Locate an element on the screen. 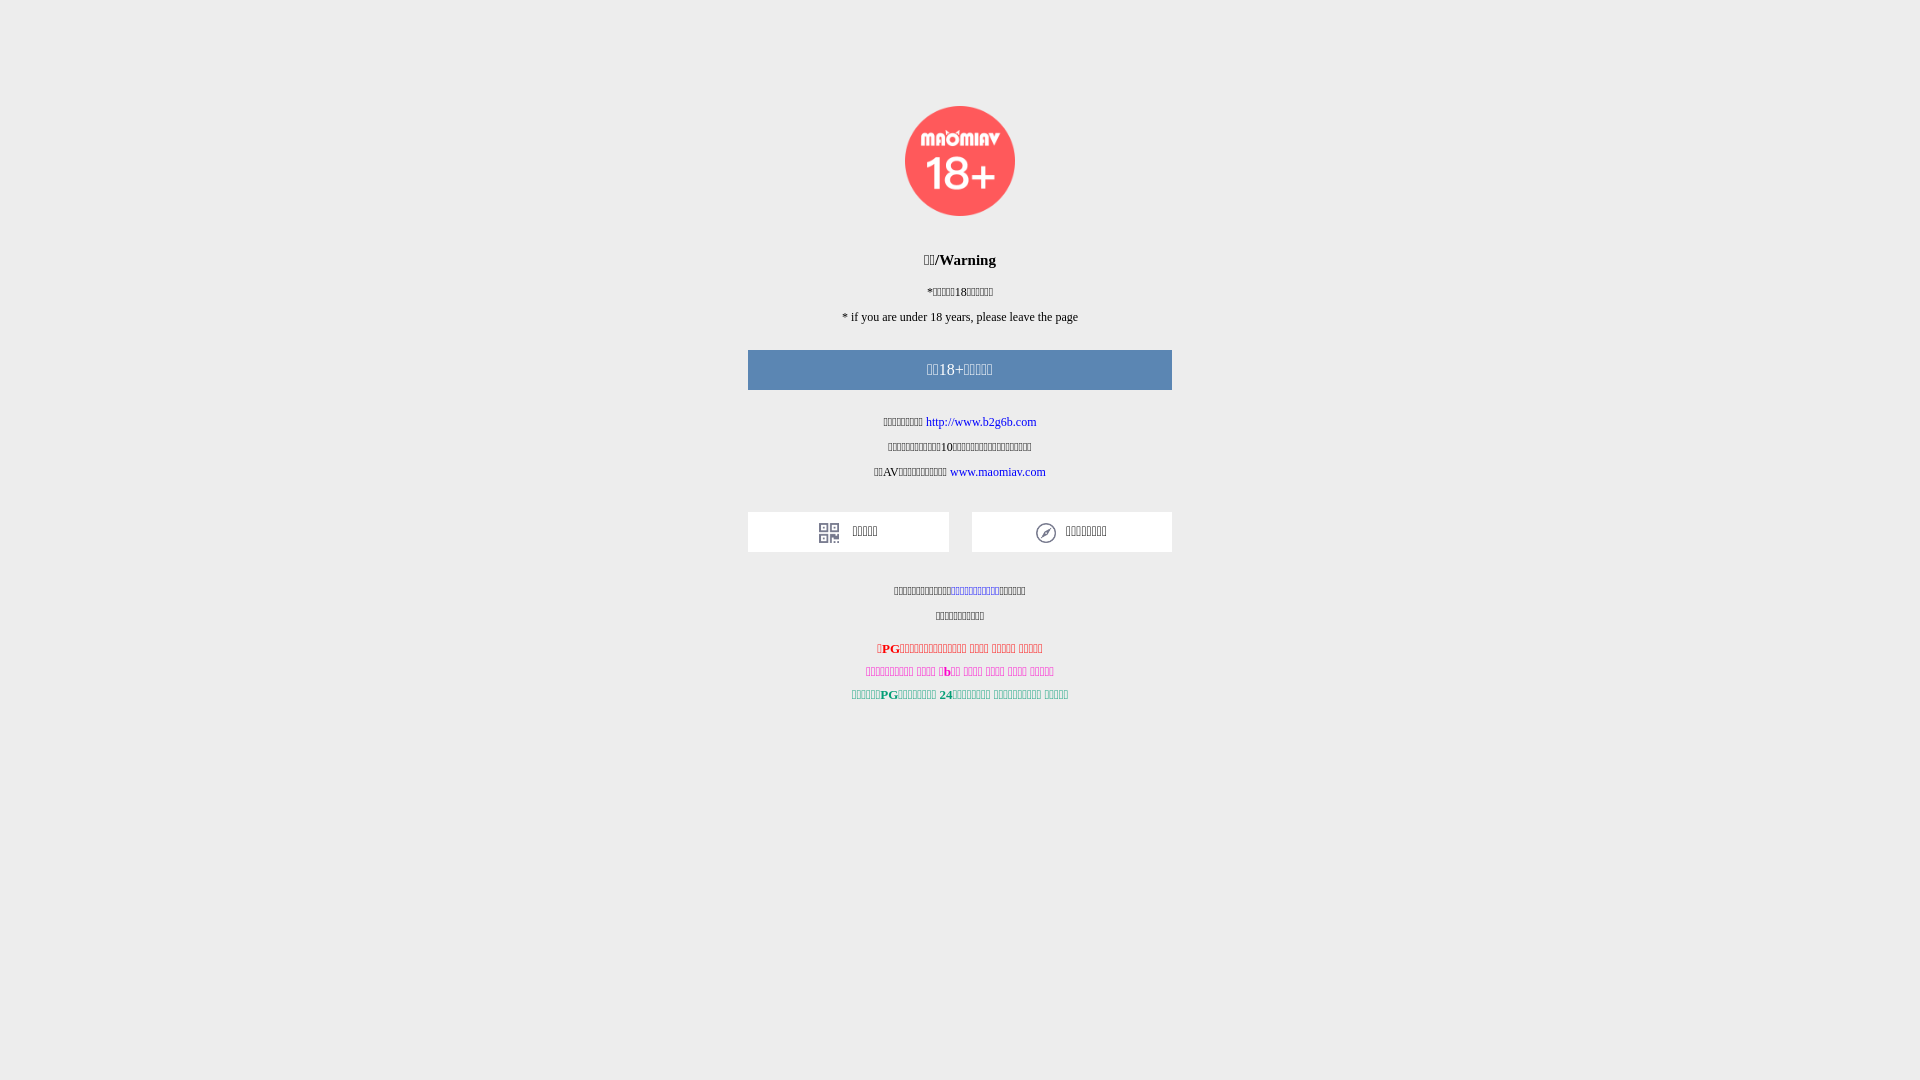 Image resolution: width=1920 pixels, height=1080 pixels. 'http://www.b2g6b.com' is located at coordinates (981, 420).